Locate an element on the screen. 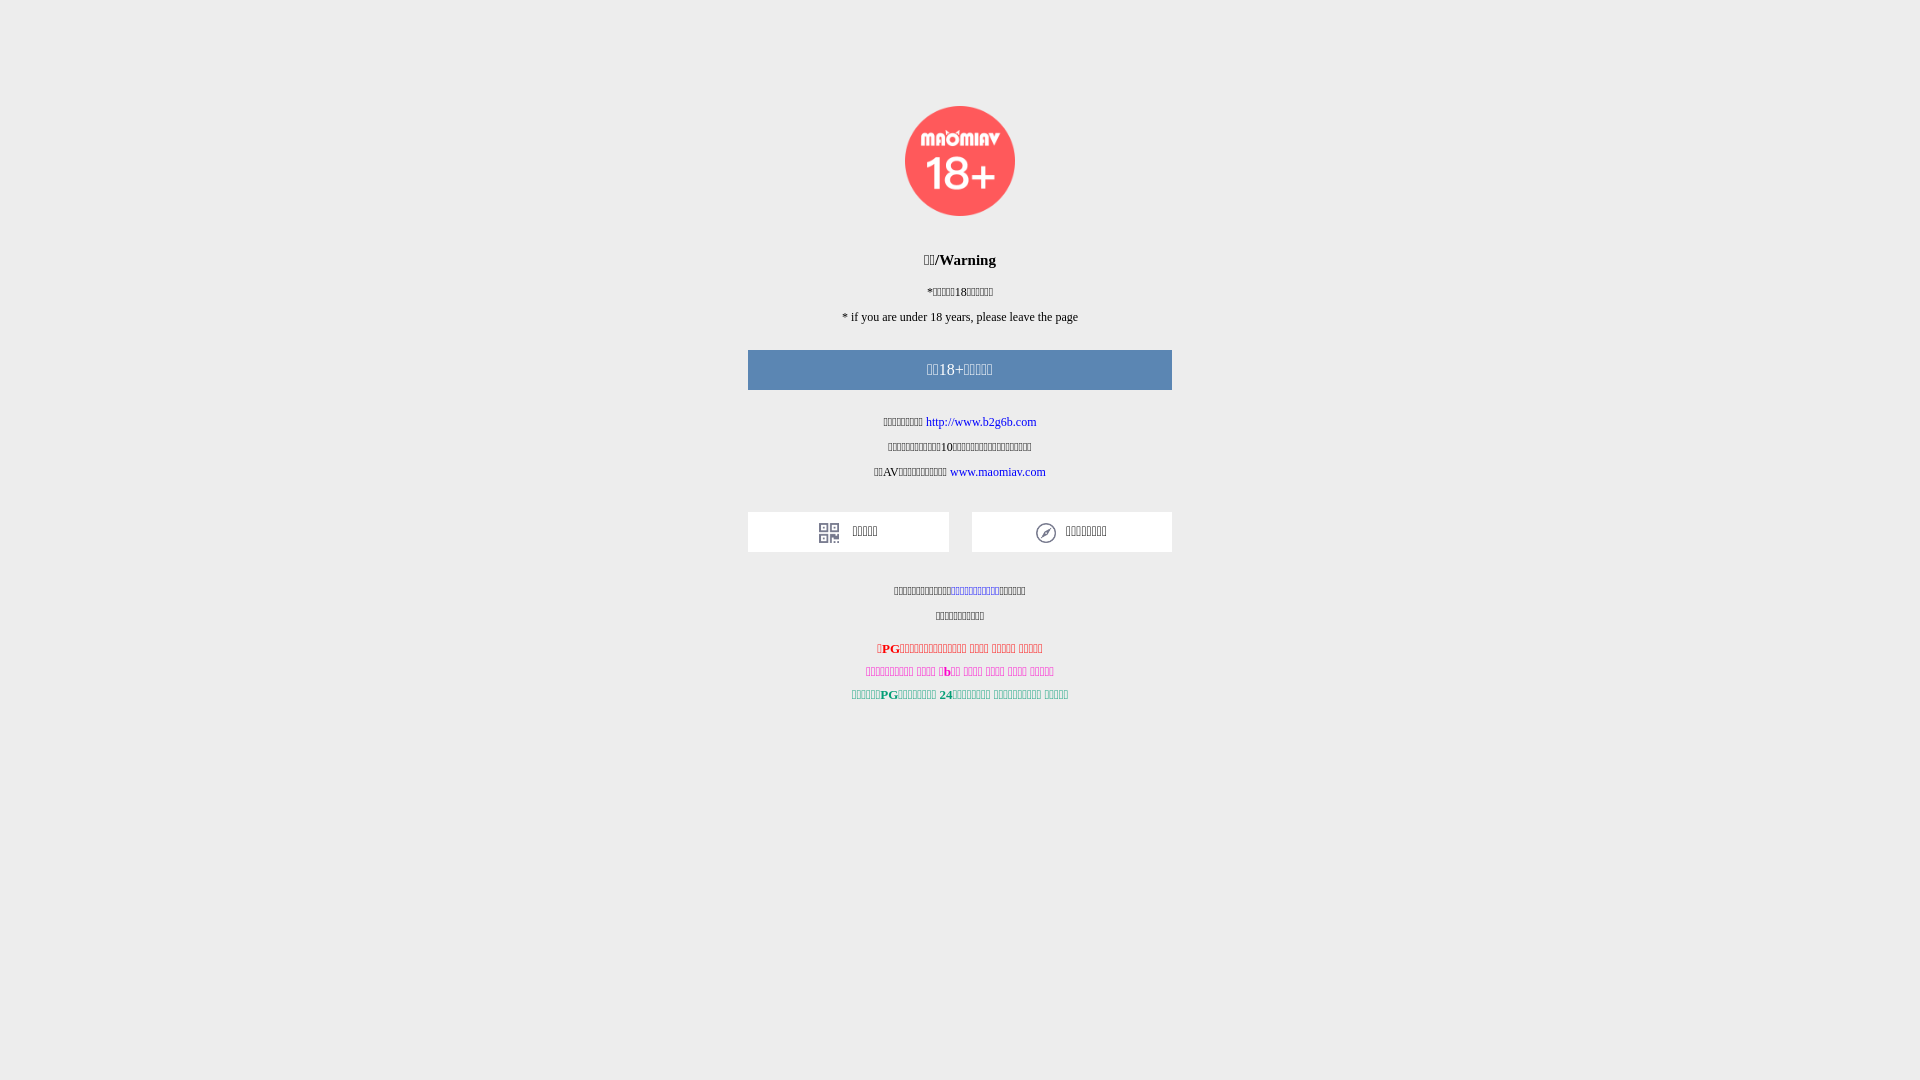 Image resolution: width=1920 pixels, height=1080 pixels. 'http://www.b2g6b.com' is located at coordinates (981, 420).